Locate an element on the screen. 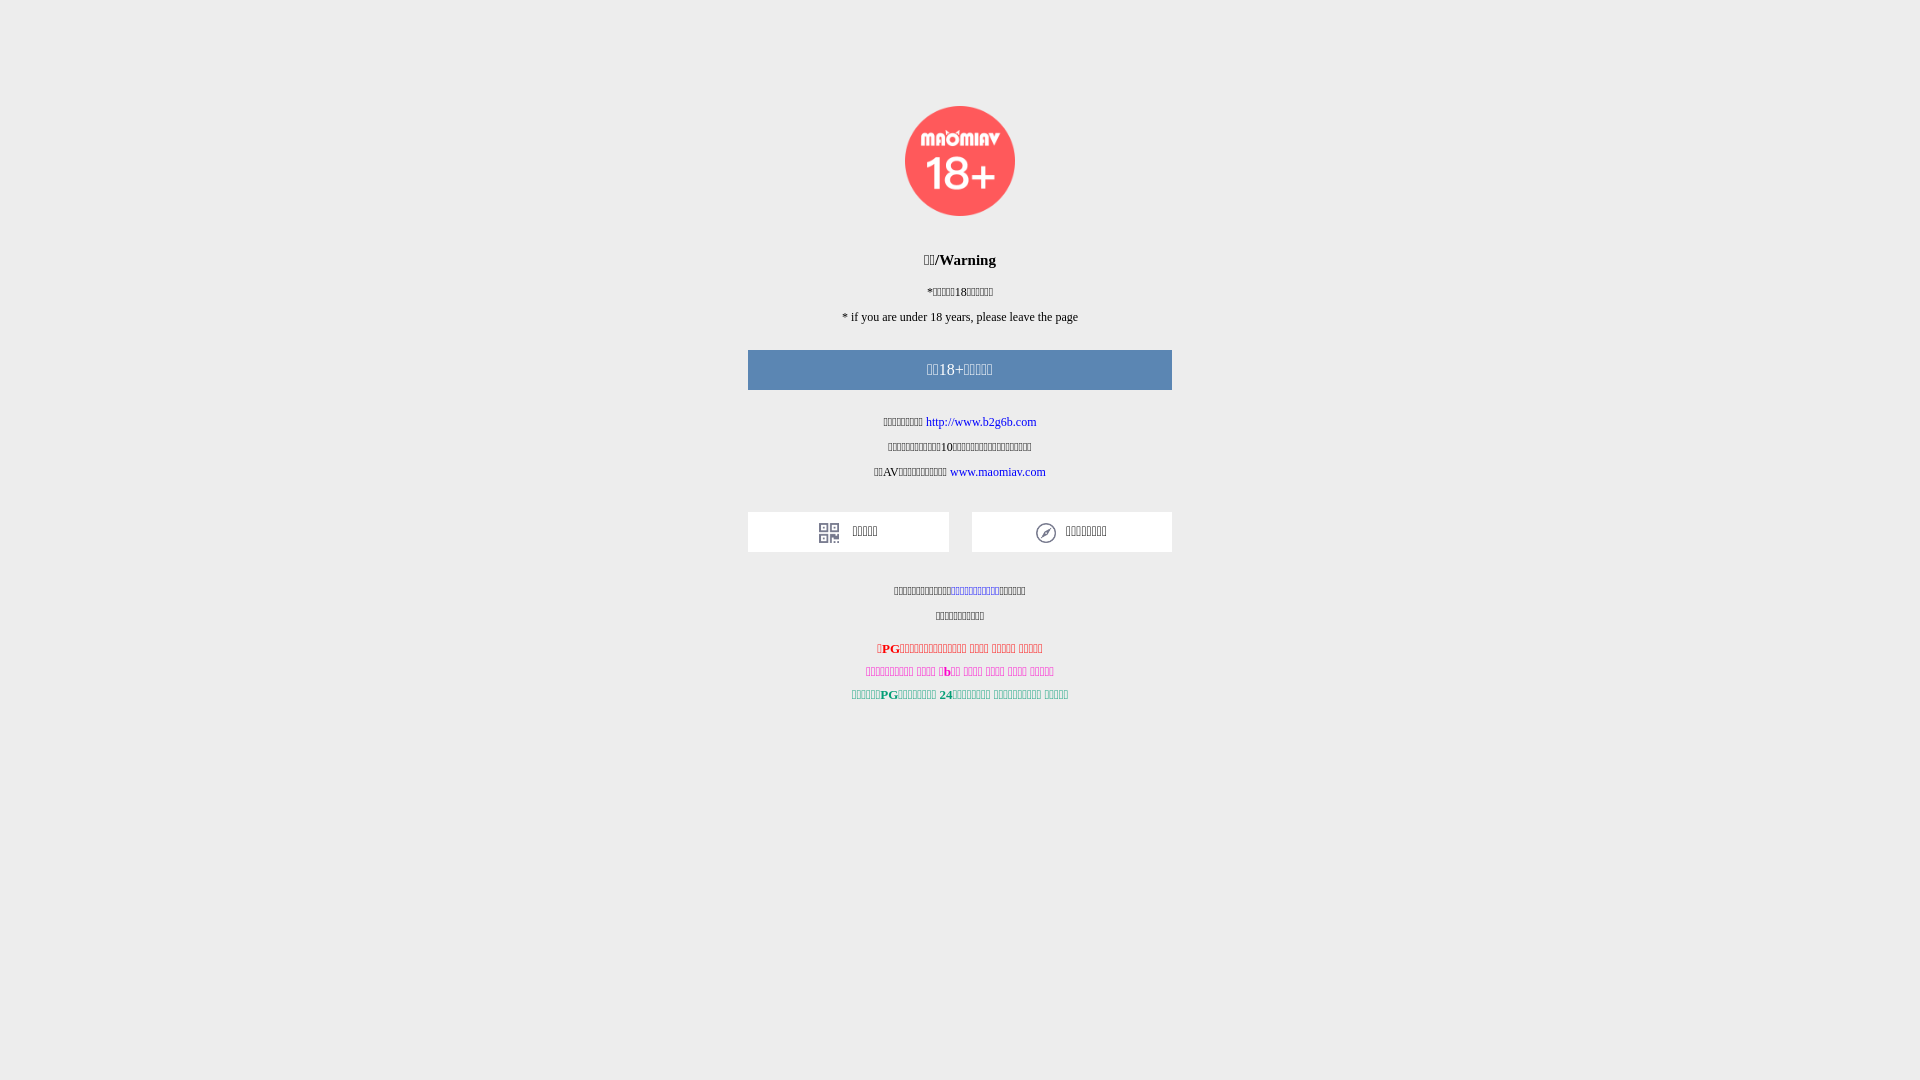 Image resolution: width=1920 pixels, height=1080 pixels. 'http://www.b2g6b.com' is located at coordinates (981, 420).